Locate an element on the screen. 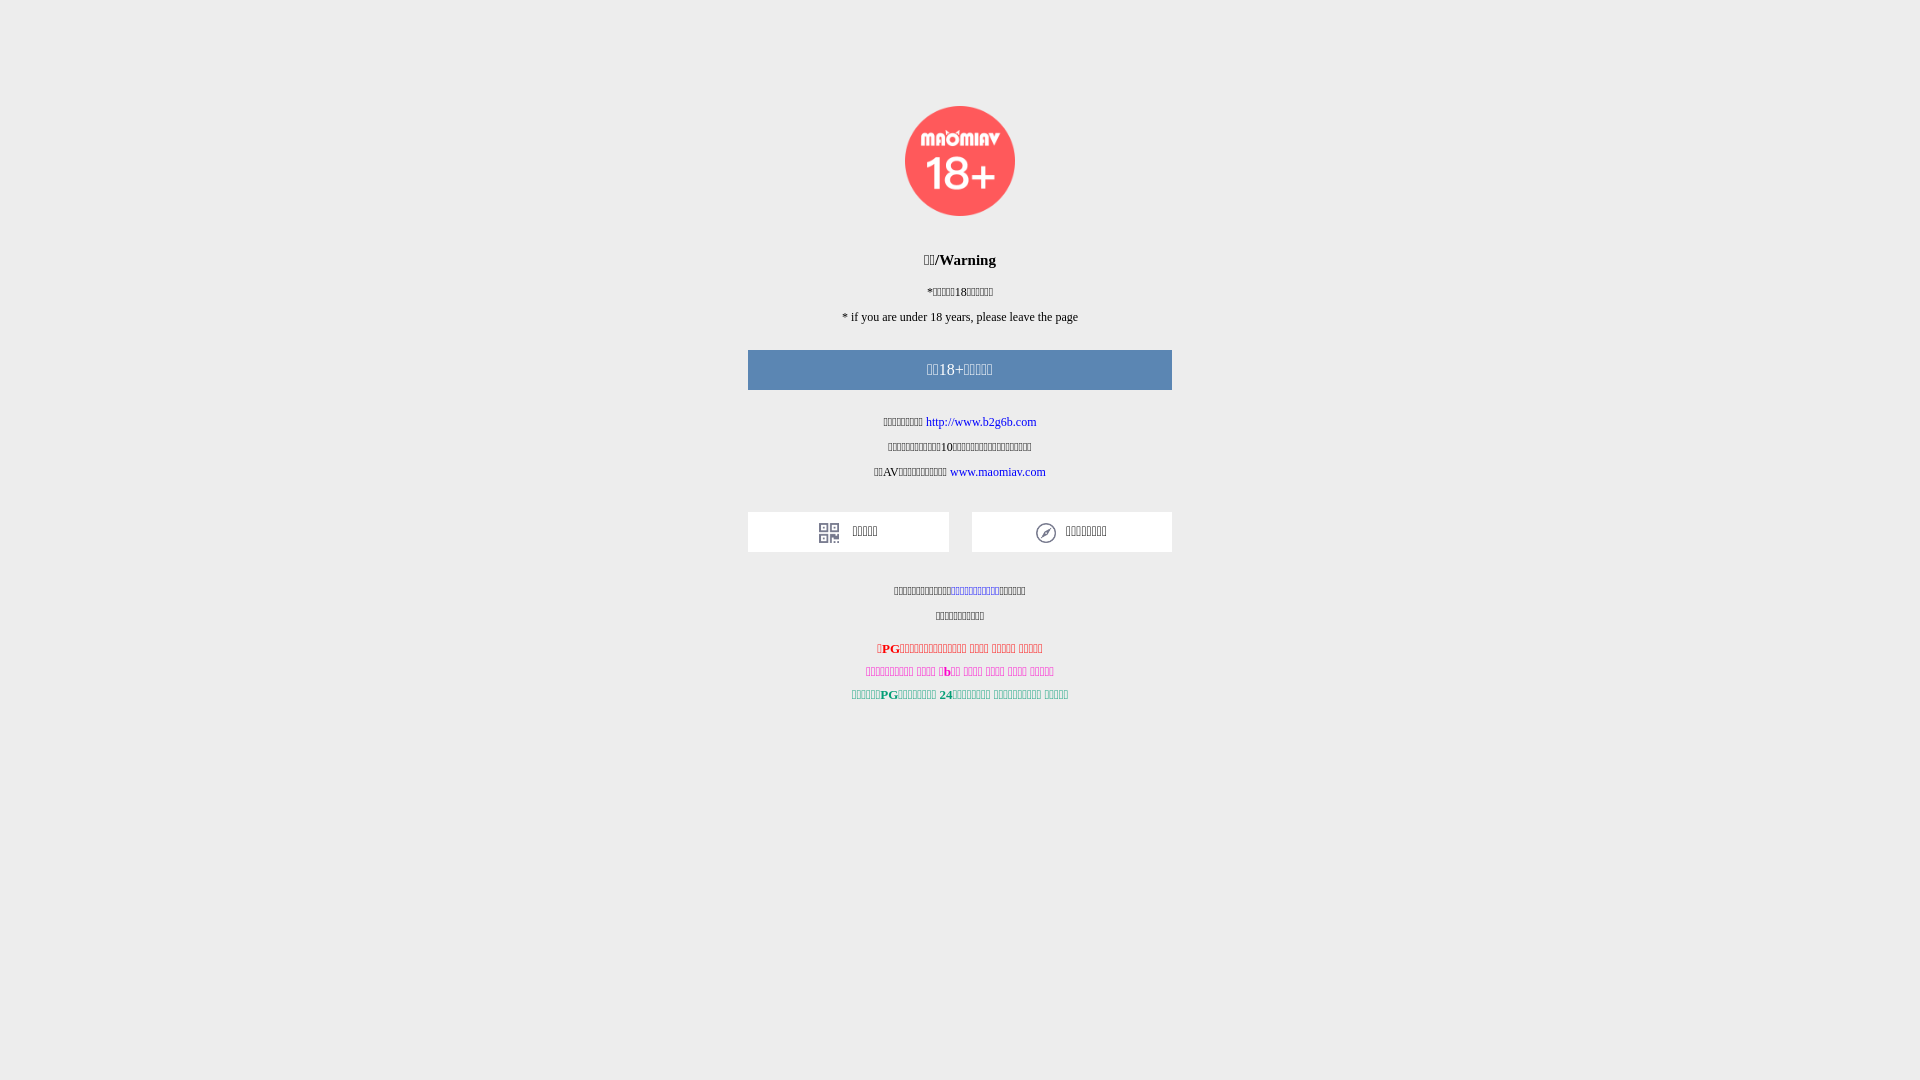 Image resolution: width=1920 pixels, height=1080 pixels. 'http://www.b2g6b.com' is located at coordinates (981, 420).